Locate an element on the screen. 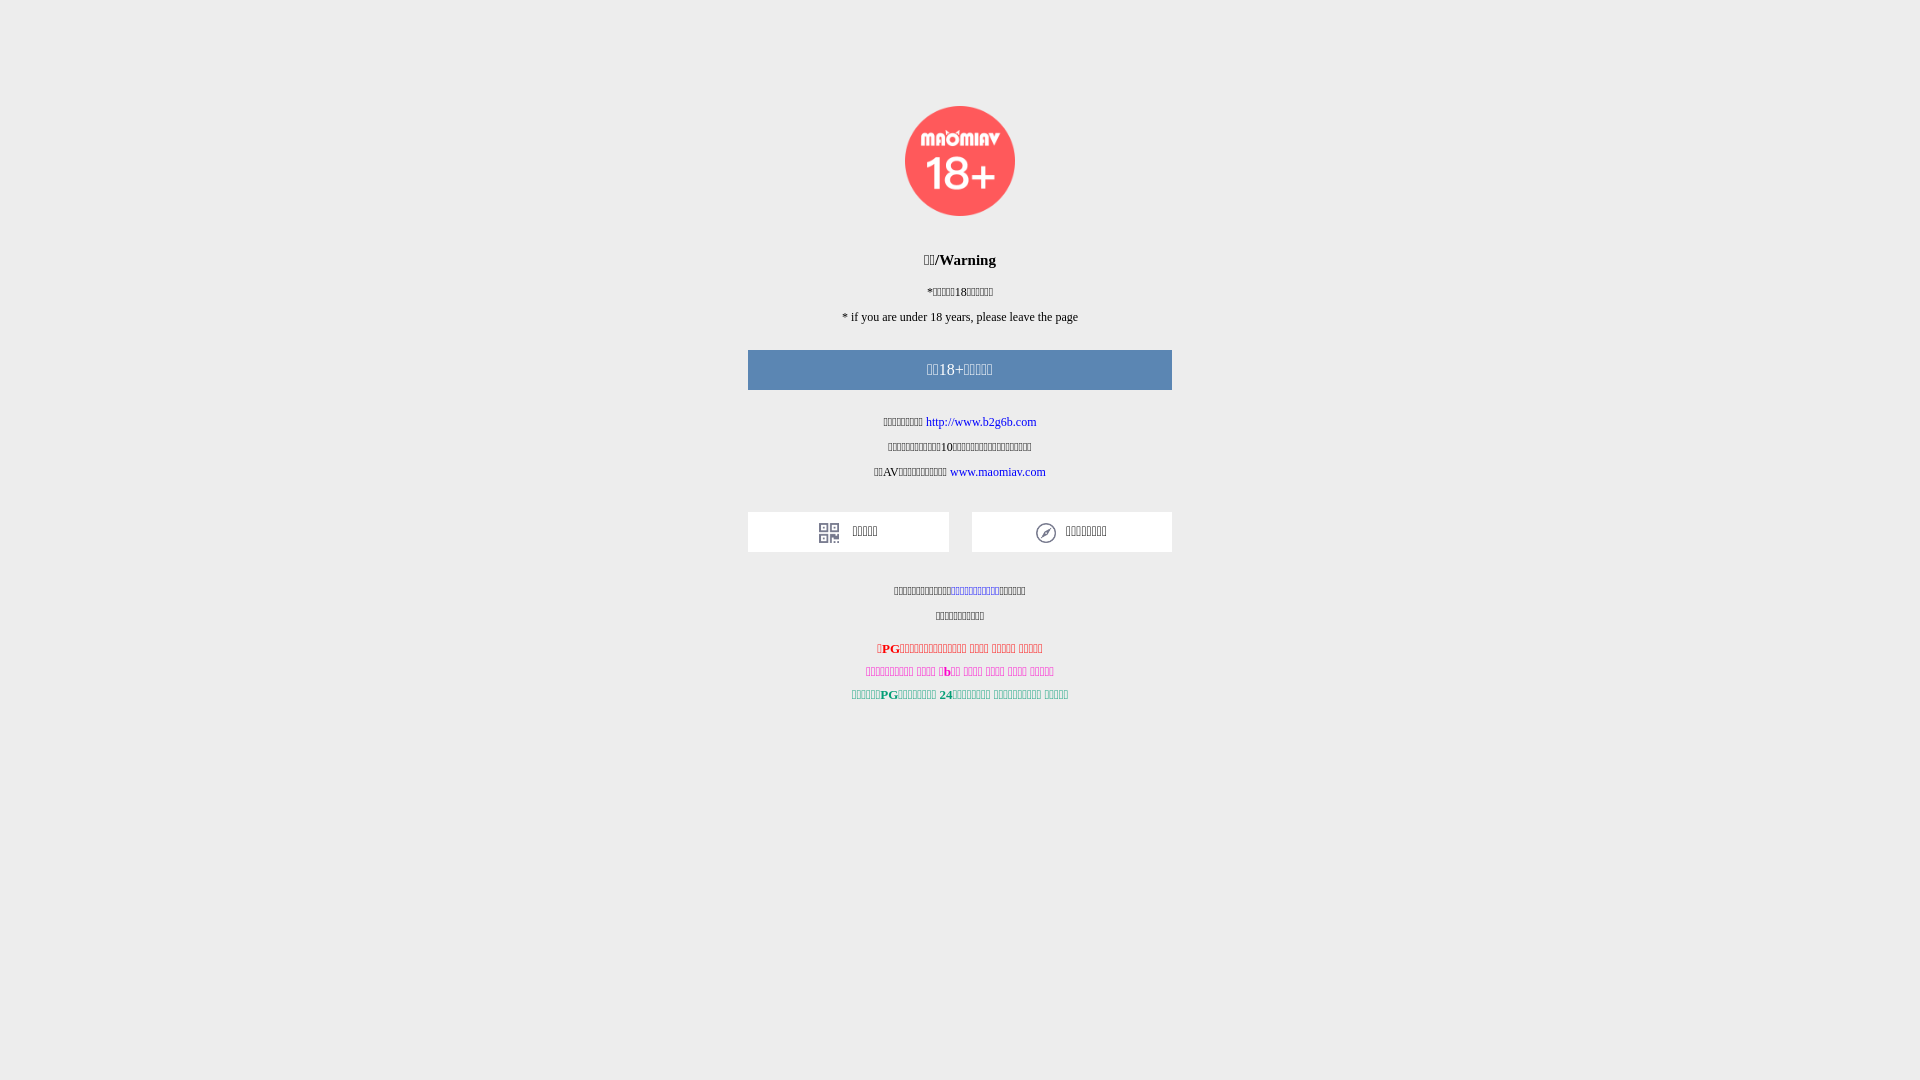 Image resolution: width=1920 pixels, height=1080 pixels. 'http://www.b2g6b.com' is located at coordinates (981, 420).